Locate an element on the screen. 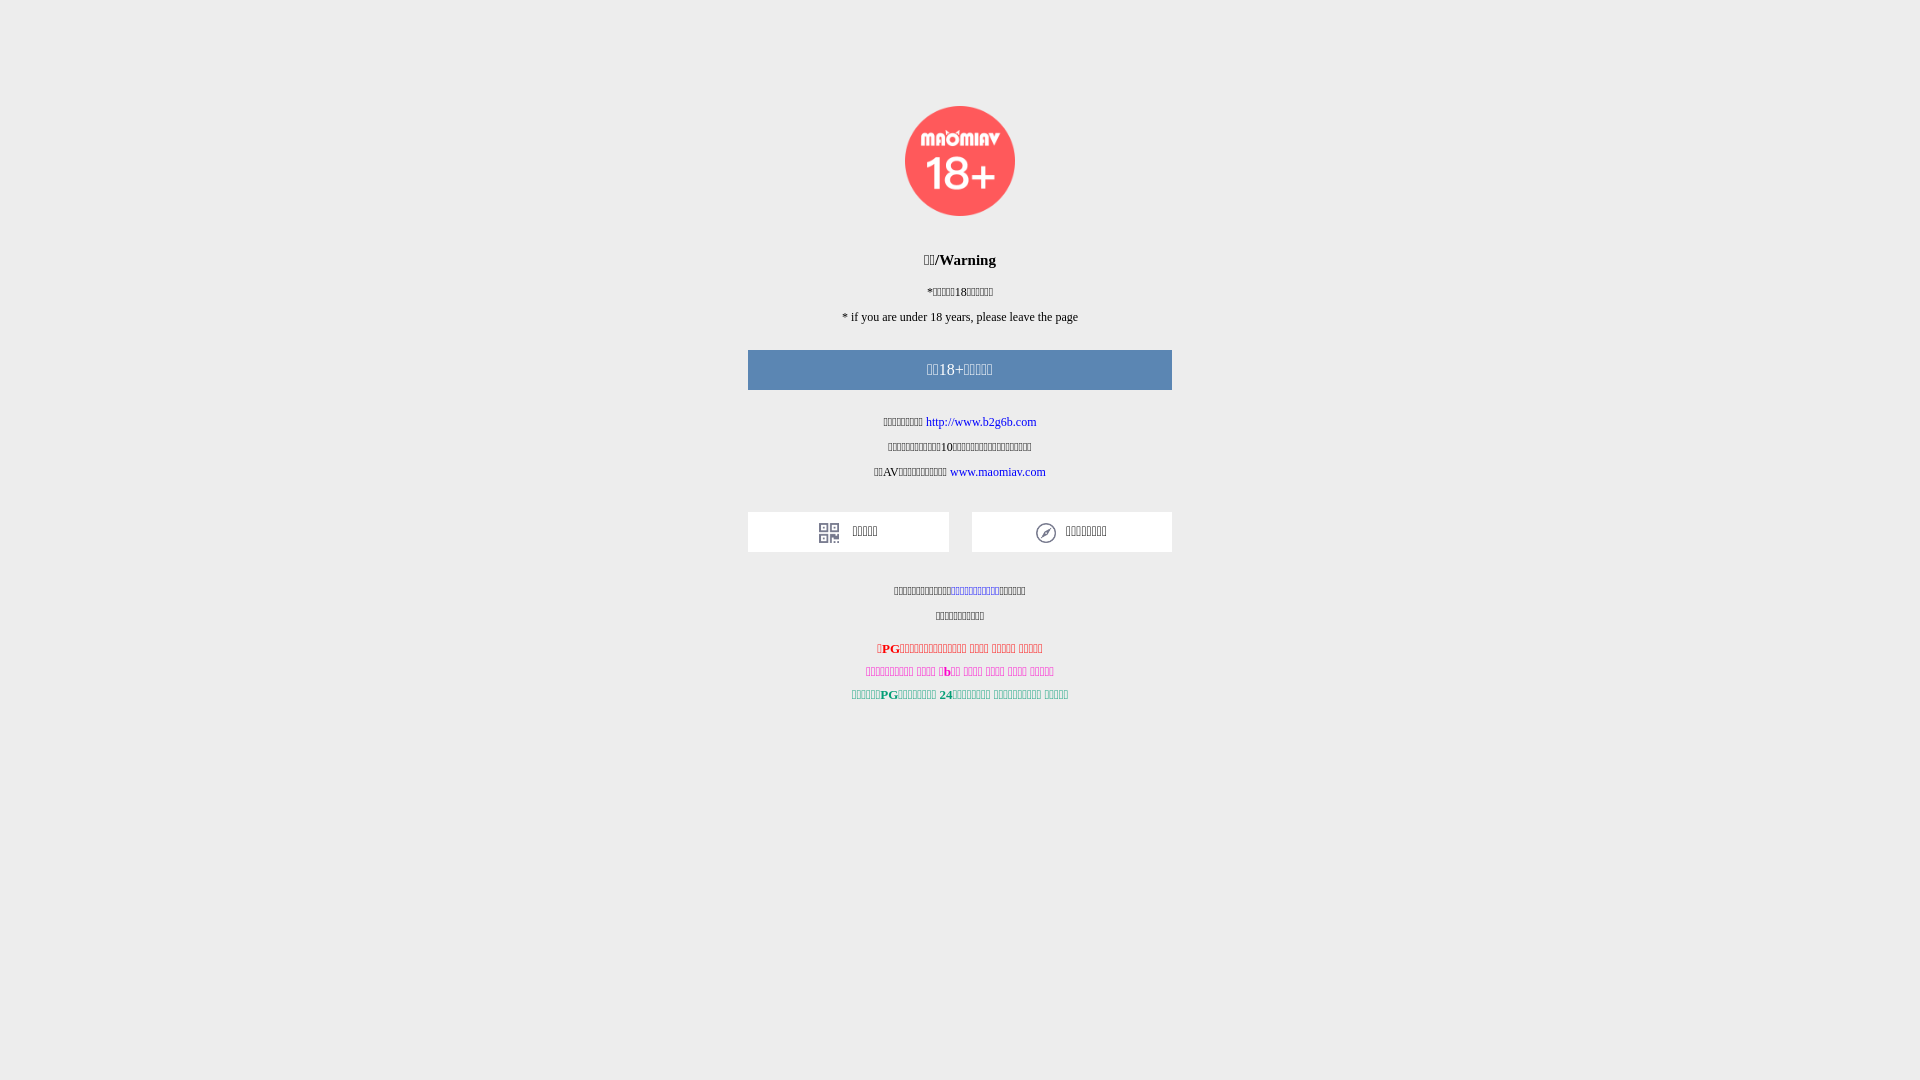 Image resolution: width=1920 pixels, height=1080 pixels. 'http://www.b2g6b.com' is located at coordinates (981, 420).